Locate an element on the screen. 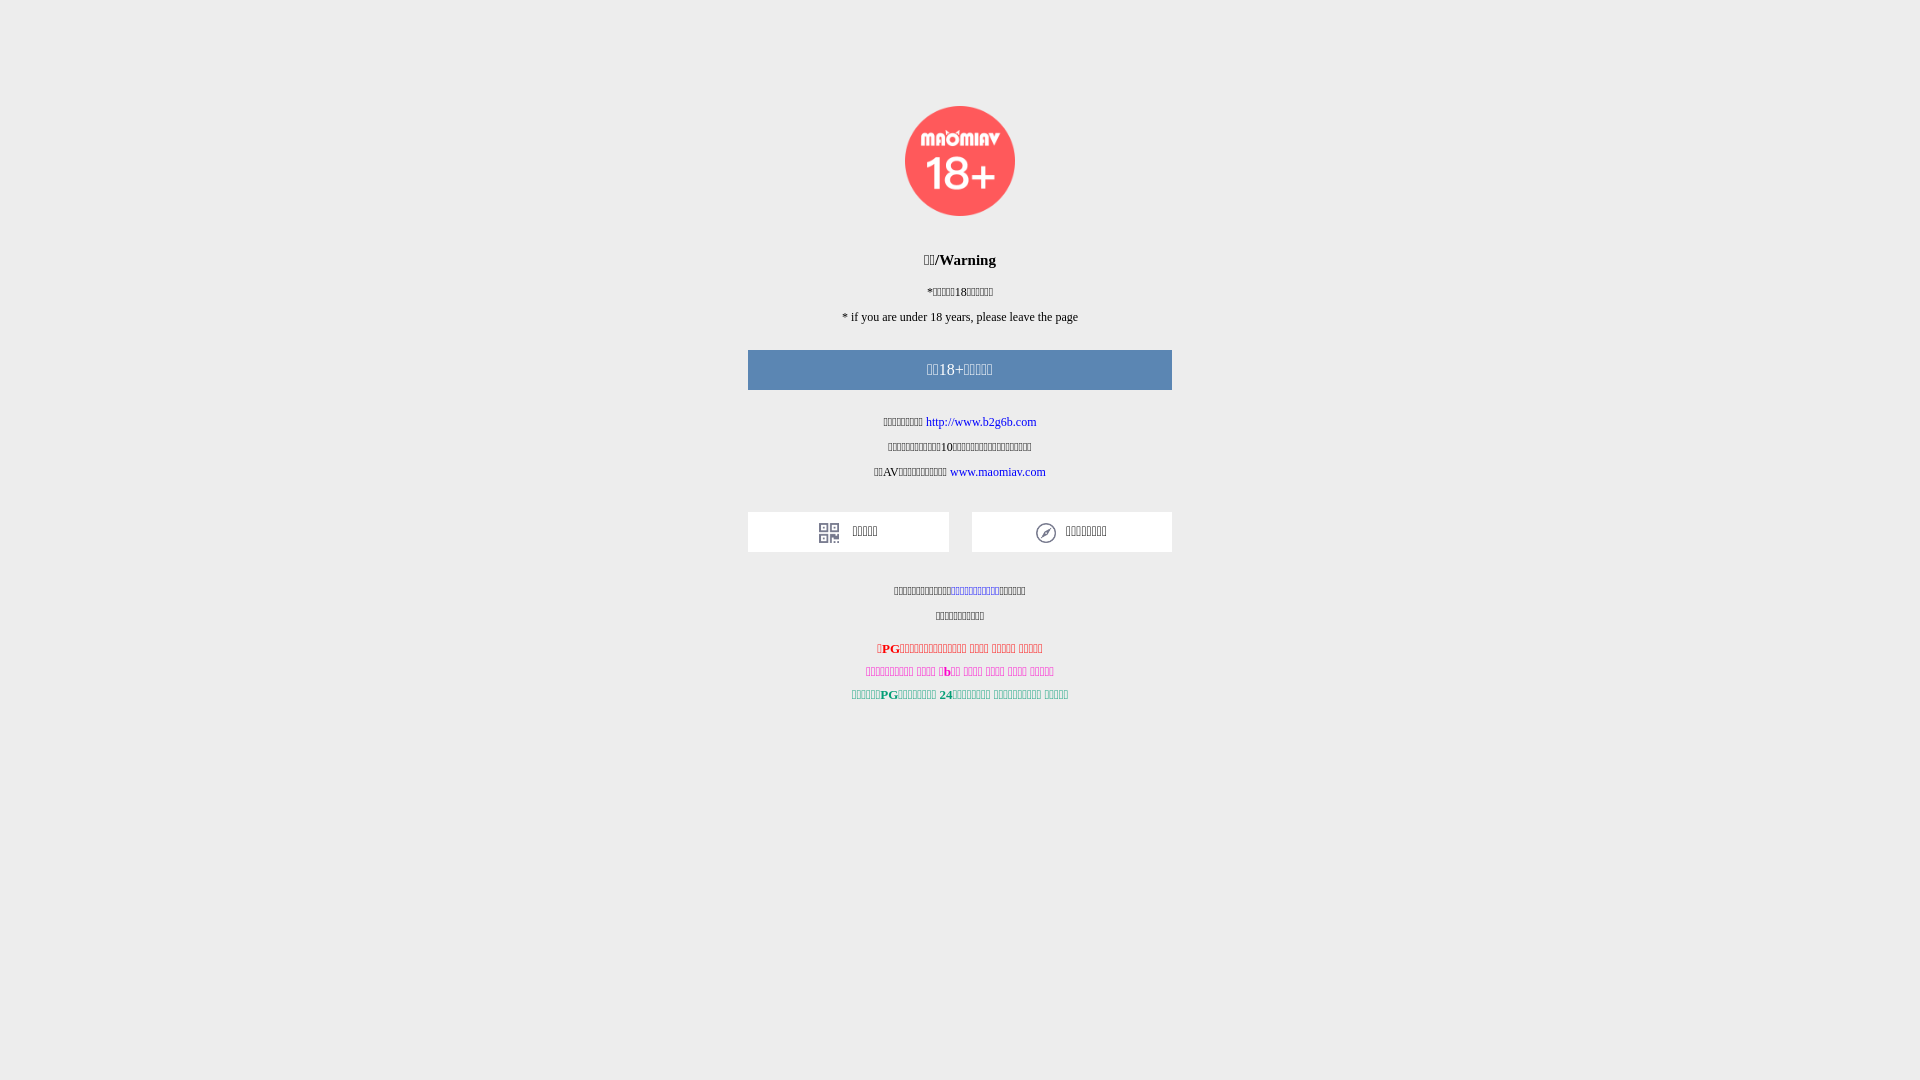 Image resolution: width=1920 pixels, height=1080 pixels. 'http://www.b2g6b.com' is located at coordinates (981, 420).